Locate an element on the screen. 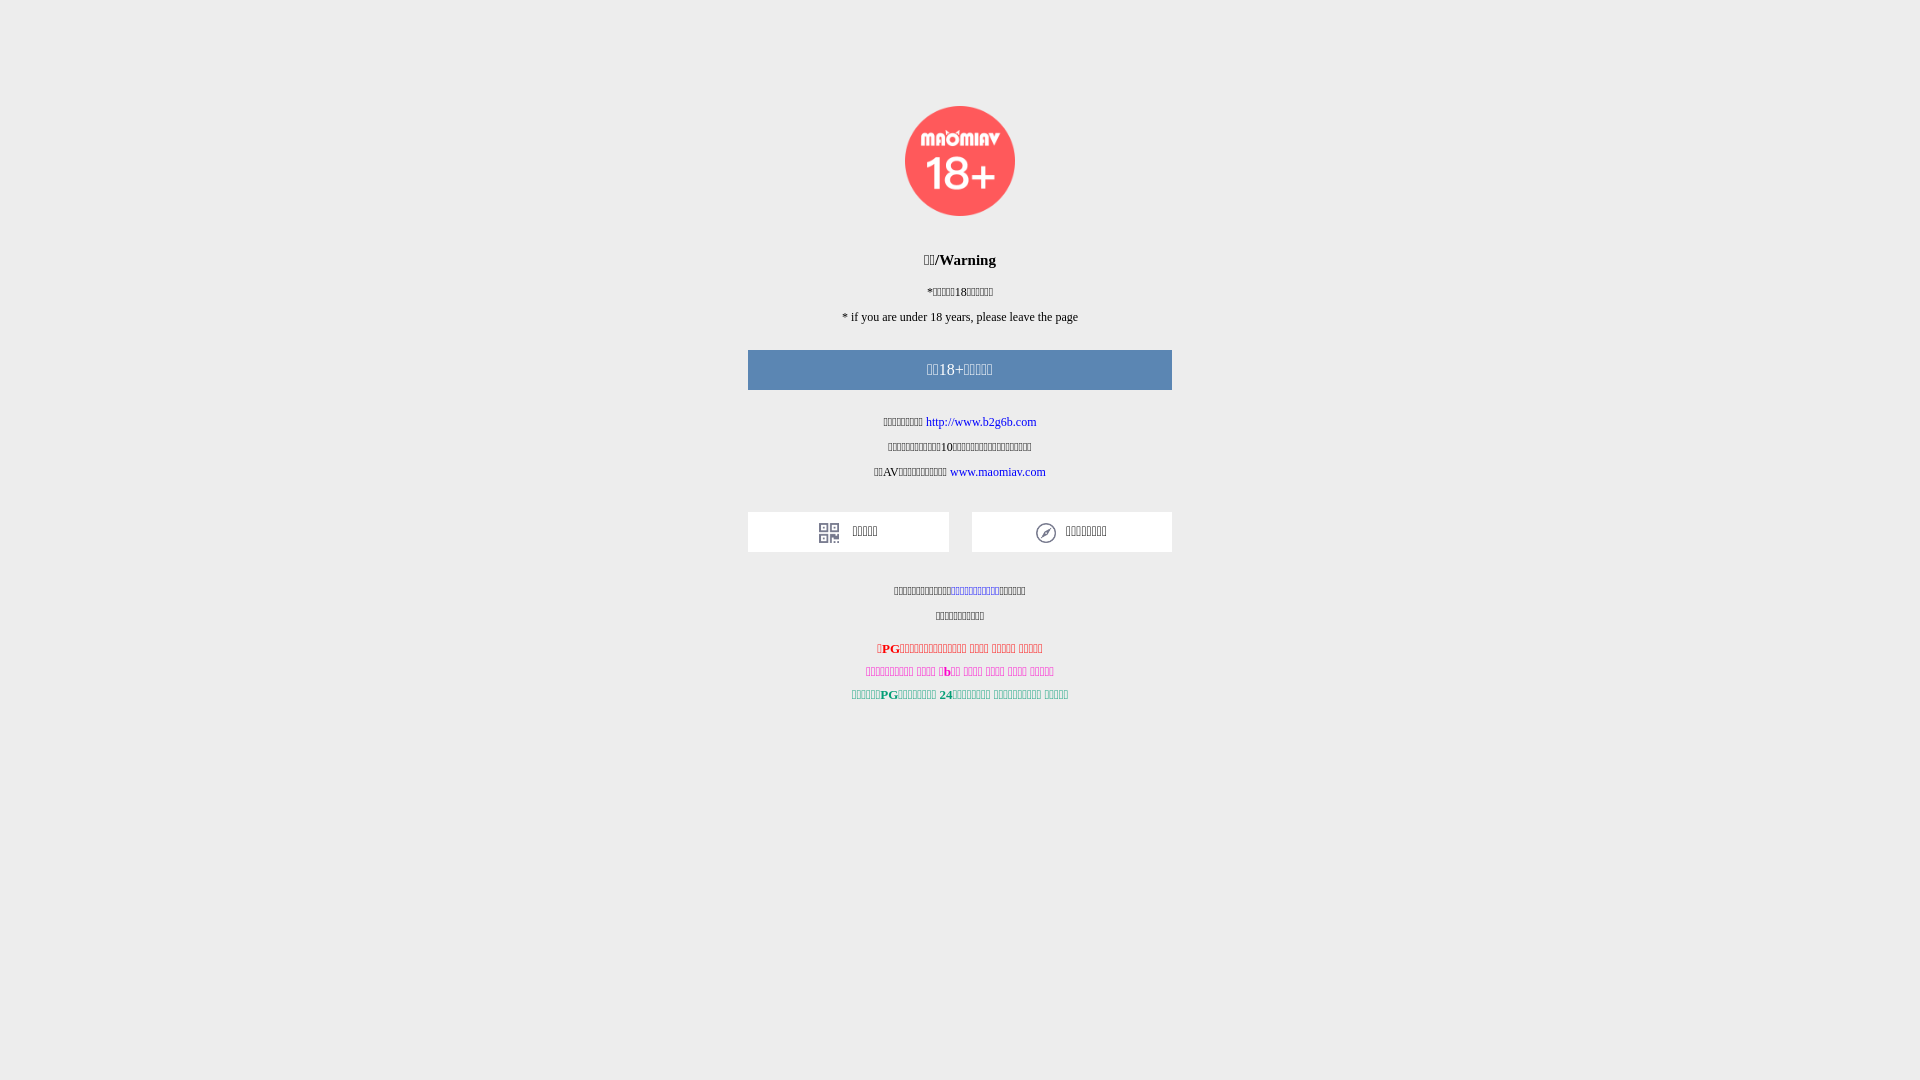 Image resolution: width=1920 pixels, height=1080 pixels. 'http://www.b2g6b.com' is located at coordinates (981, 420).